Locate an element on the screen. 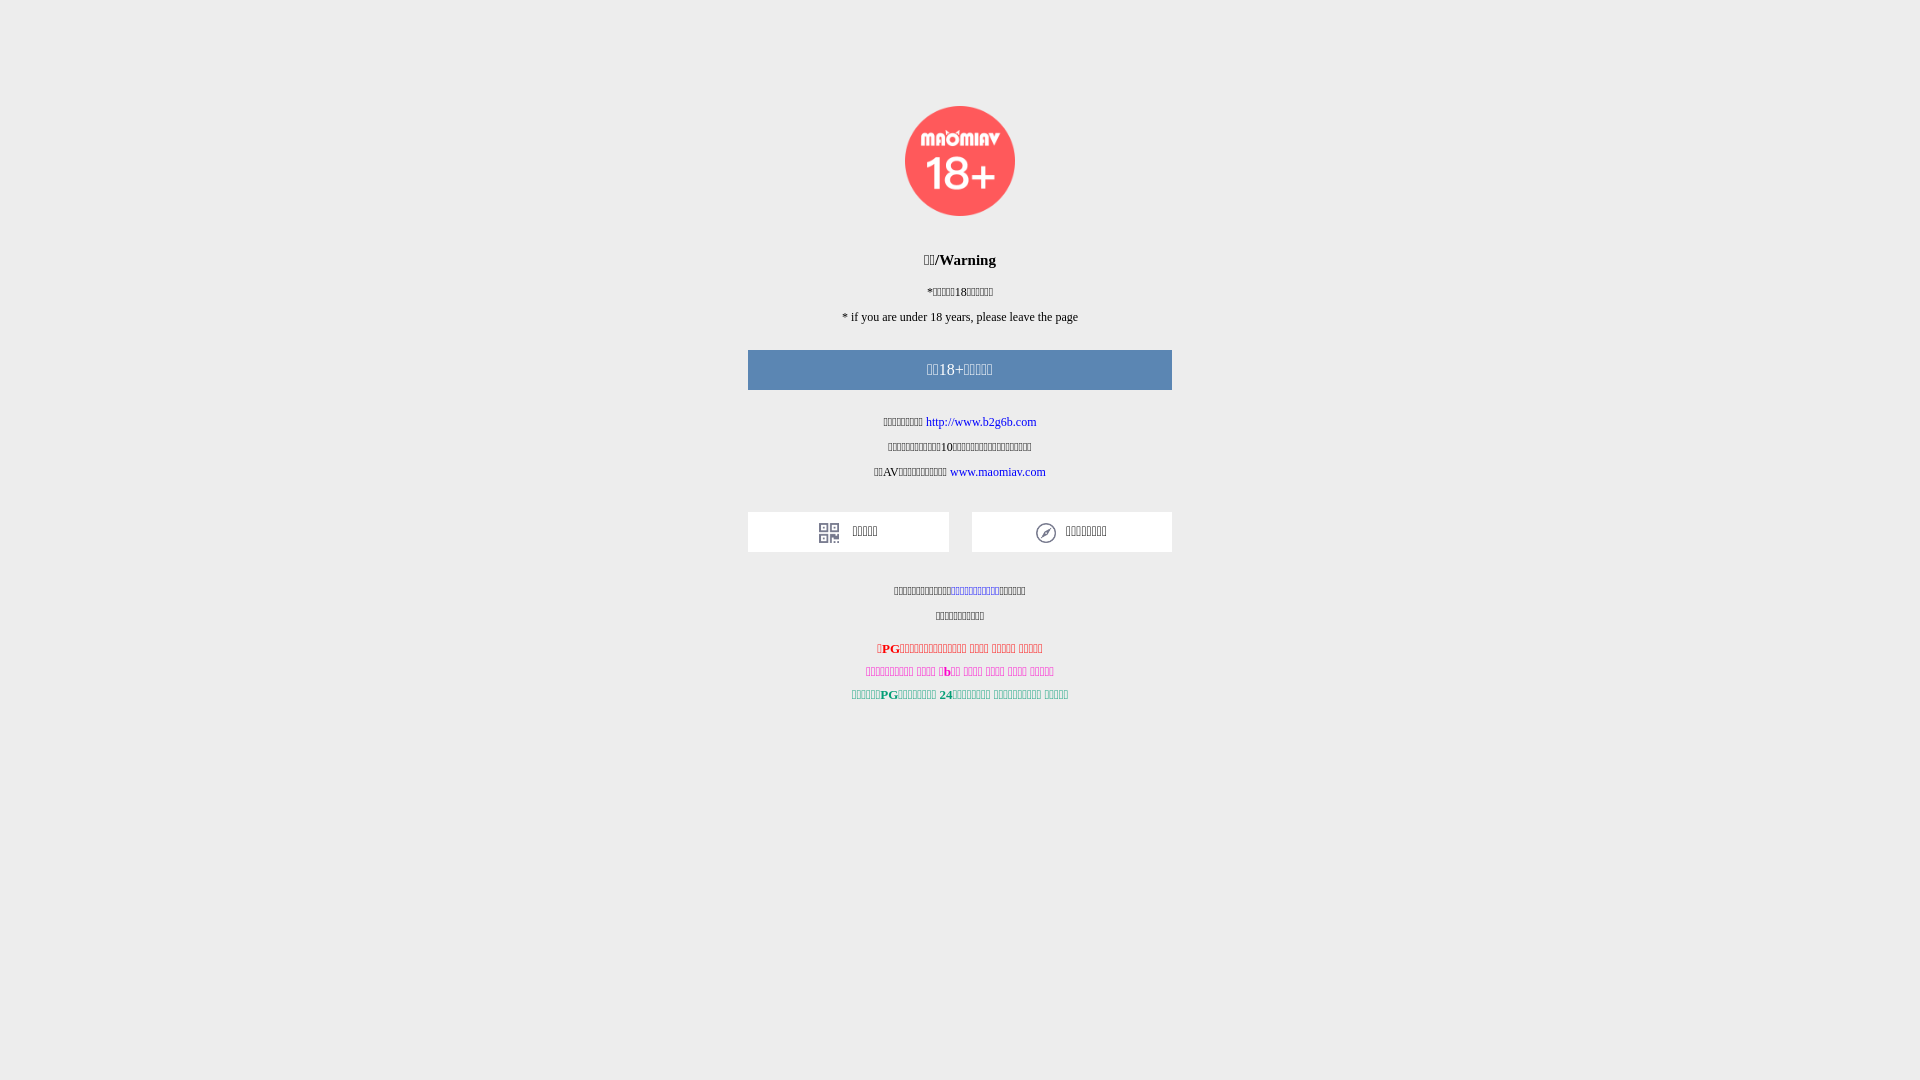 Image resolution: width=1920 pixels, height=1080 pixels. 'http://www.b2g6b.com' is located at coordinates (981, 420).